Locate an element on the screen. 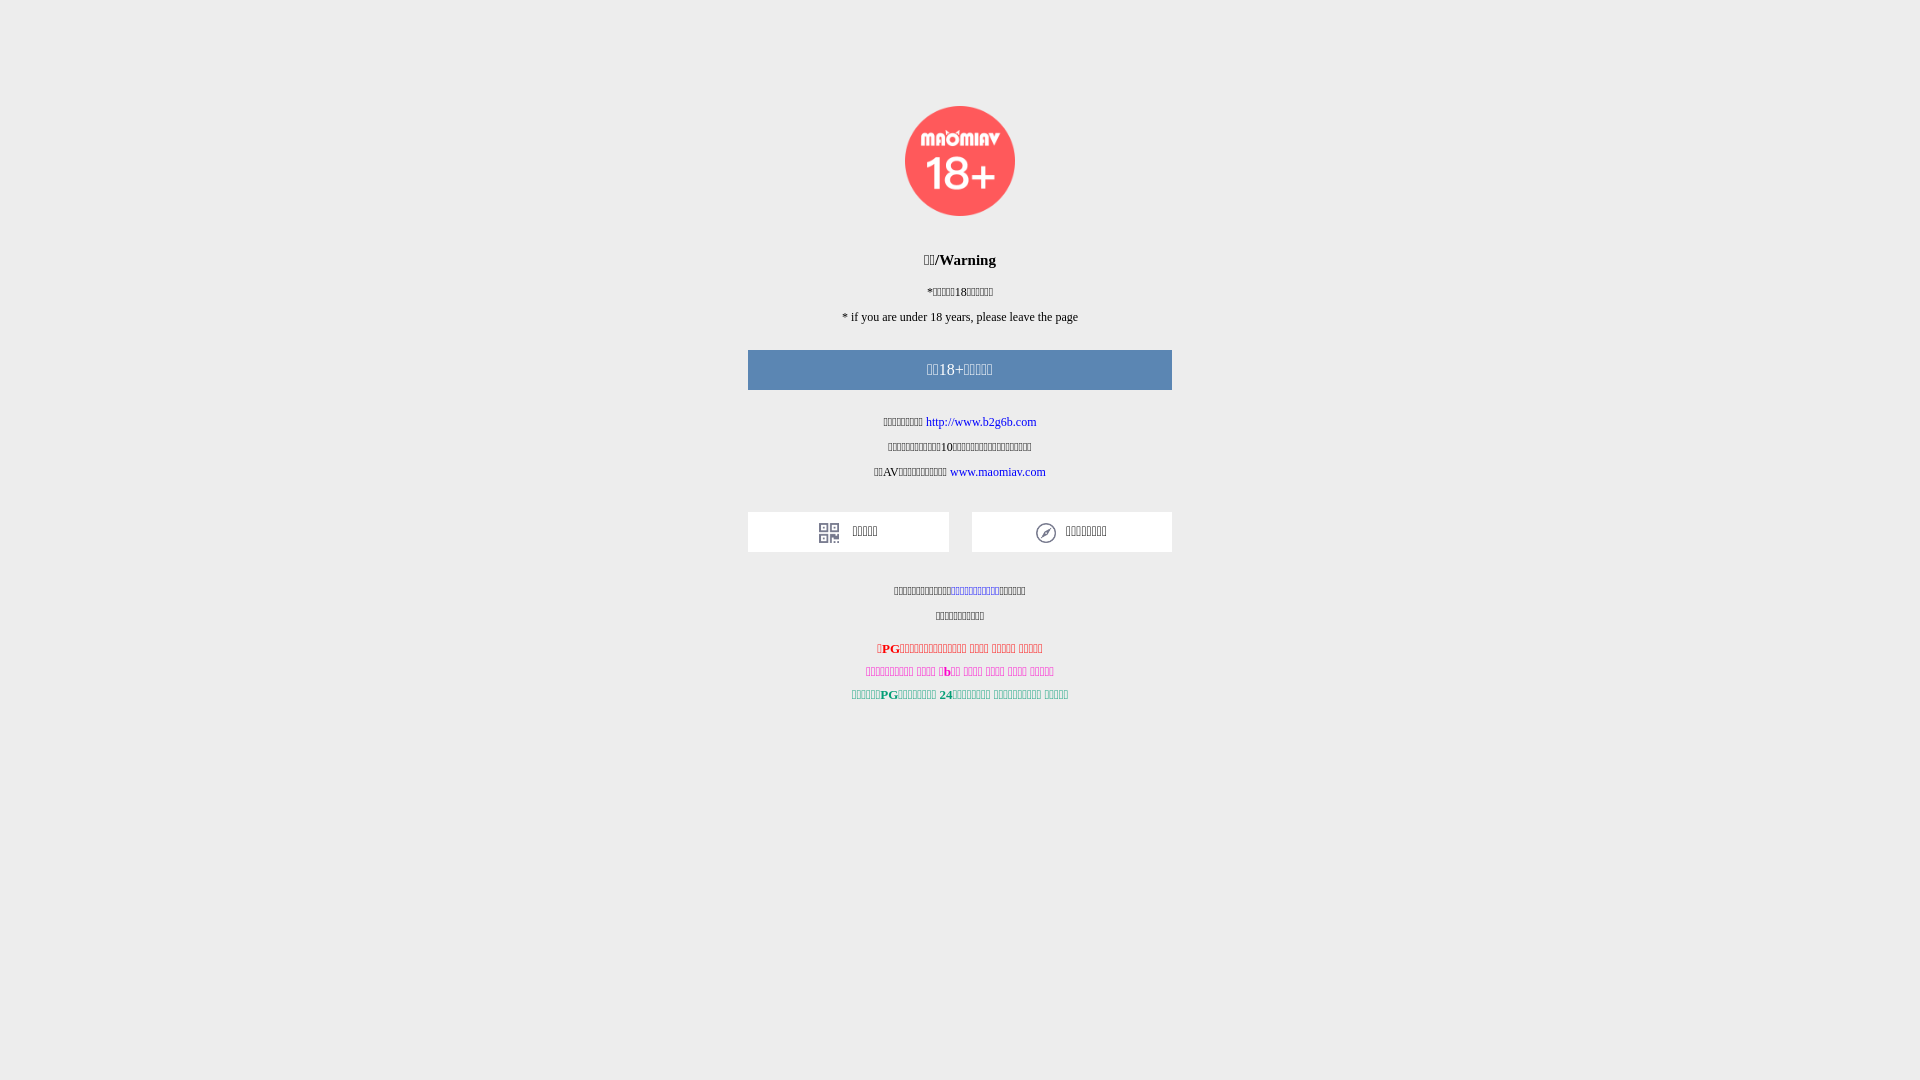 Image resolution: width=1920 pixels, height=1080 pixels. 'http://www.b2g6b.com' is located at coordinates (981, 420).